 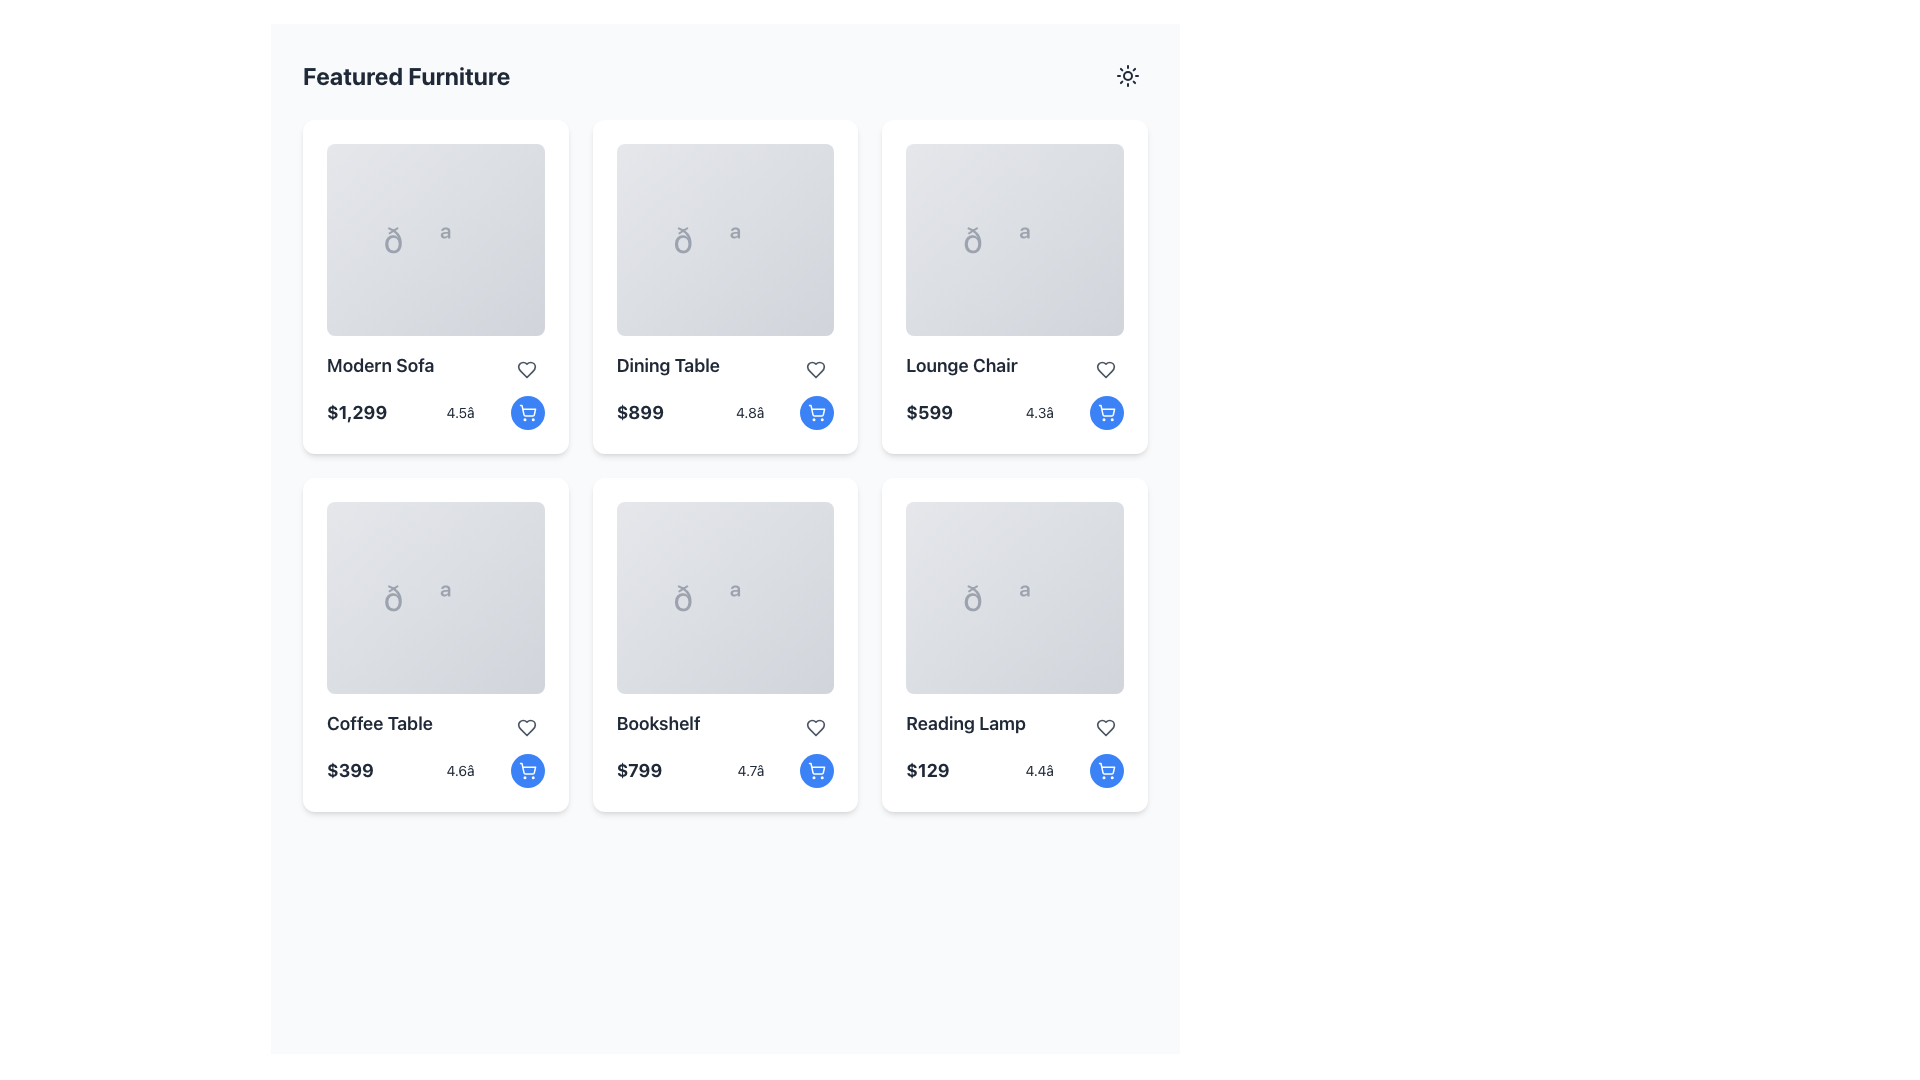 What do you see at coordinates (434, 596) in the screenshot?
I see `the image placeholder area for the 'Coffee Table' item` at bounding box center [434, 596].